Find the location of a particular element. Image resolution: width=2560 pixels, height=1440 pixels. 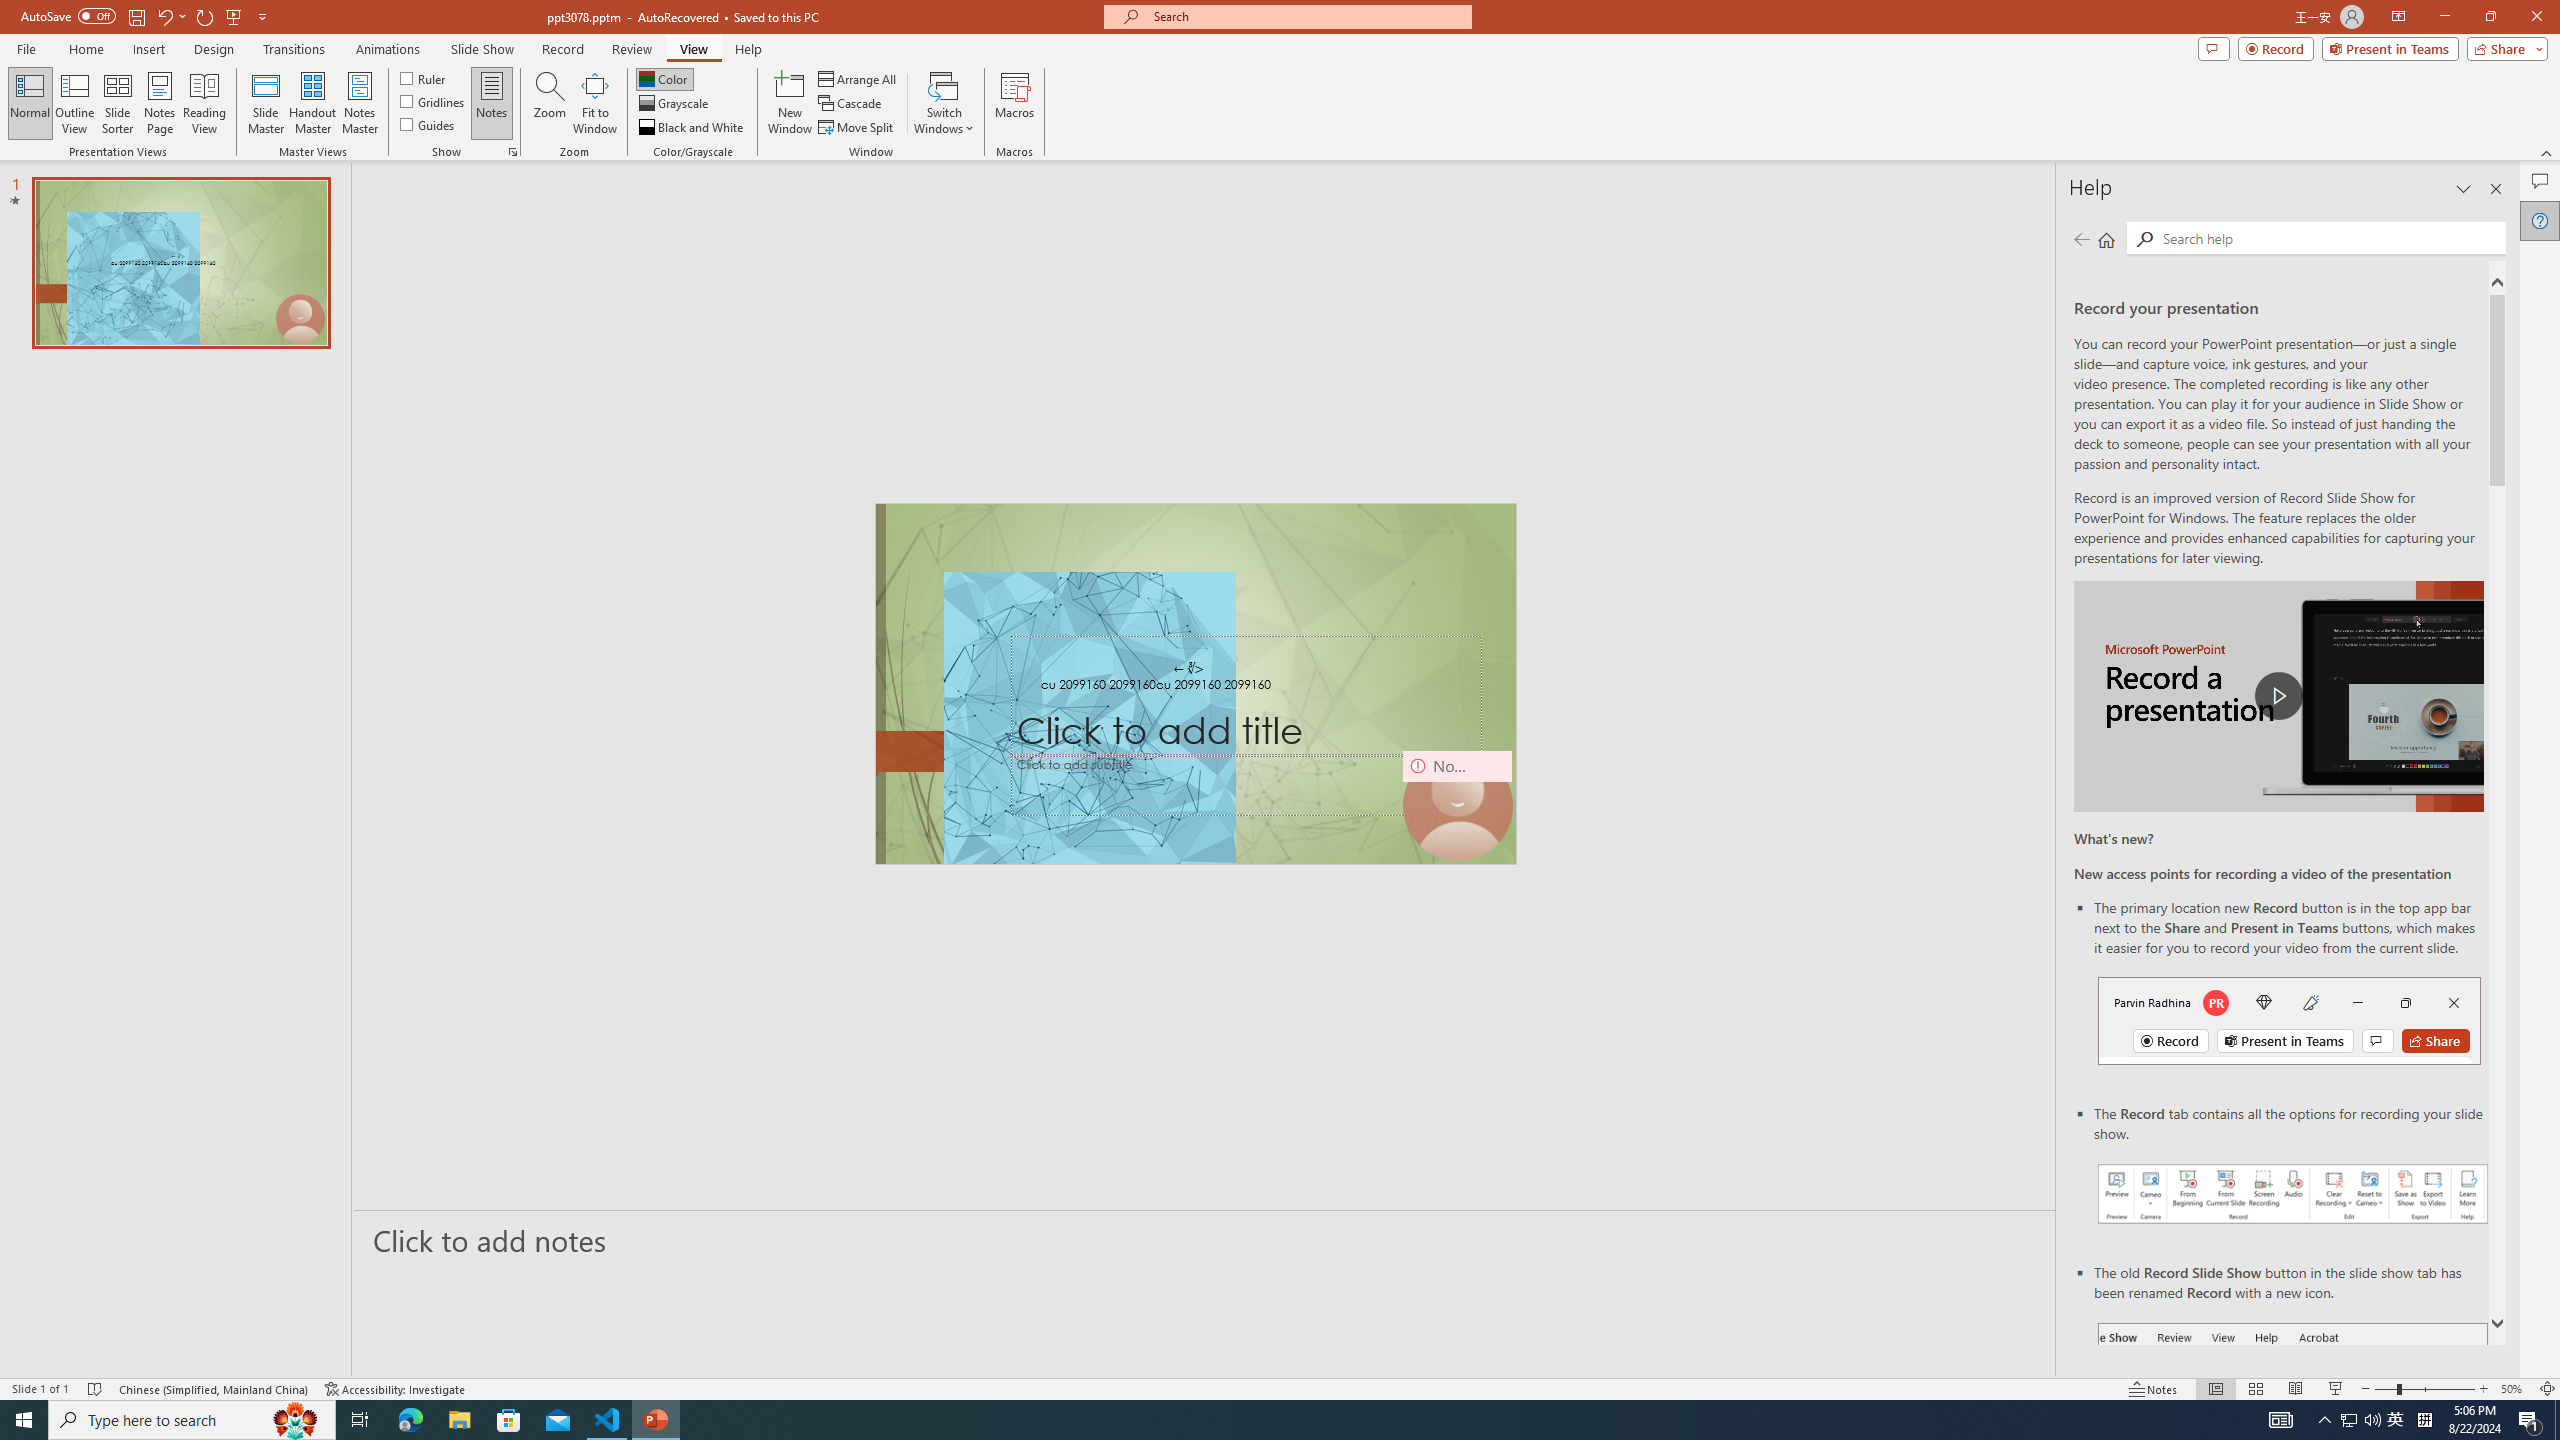

'Notes Page' is located at coordinates (159, 103).